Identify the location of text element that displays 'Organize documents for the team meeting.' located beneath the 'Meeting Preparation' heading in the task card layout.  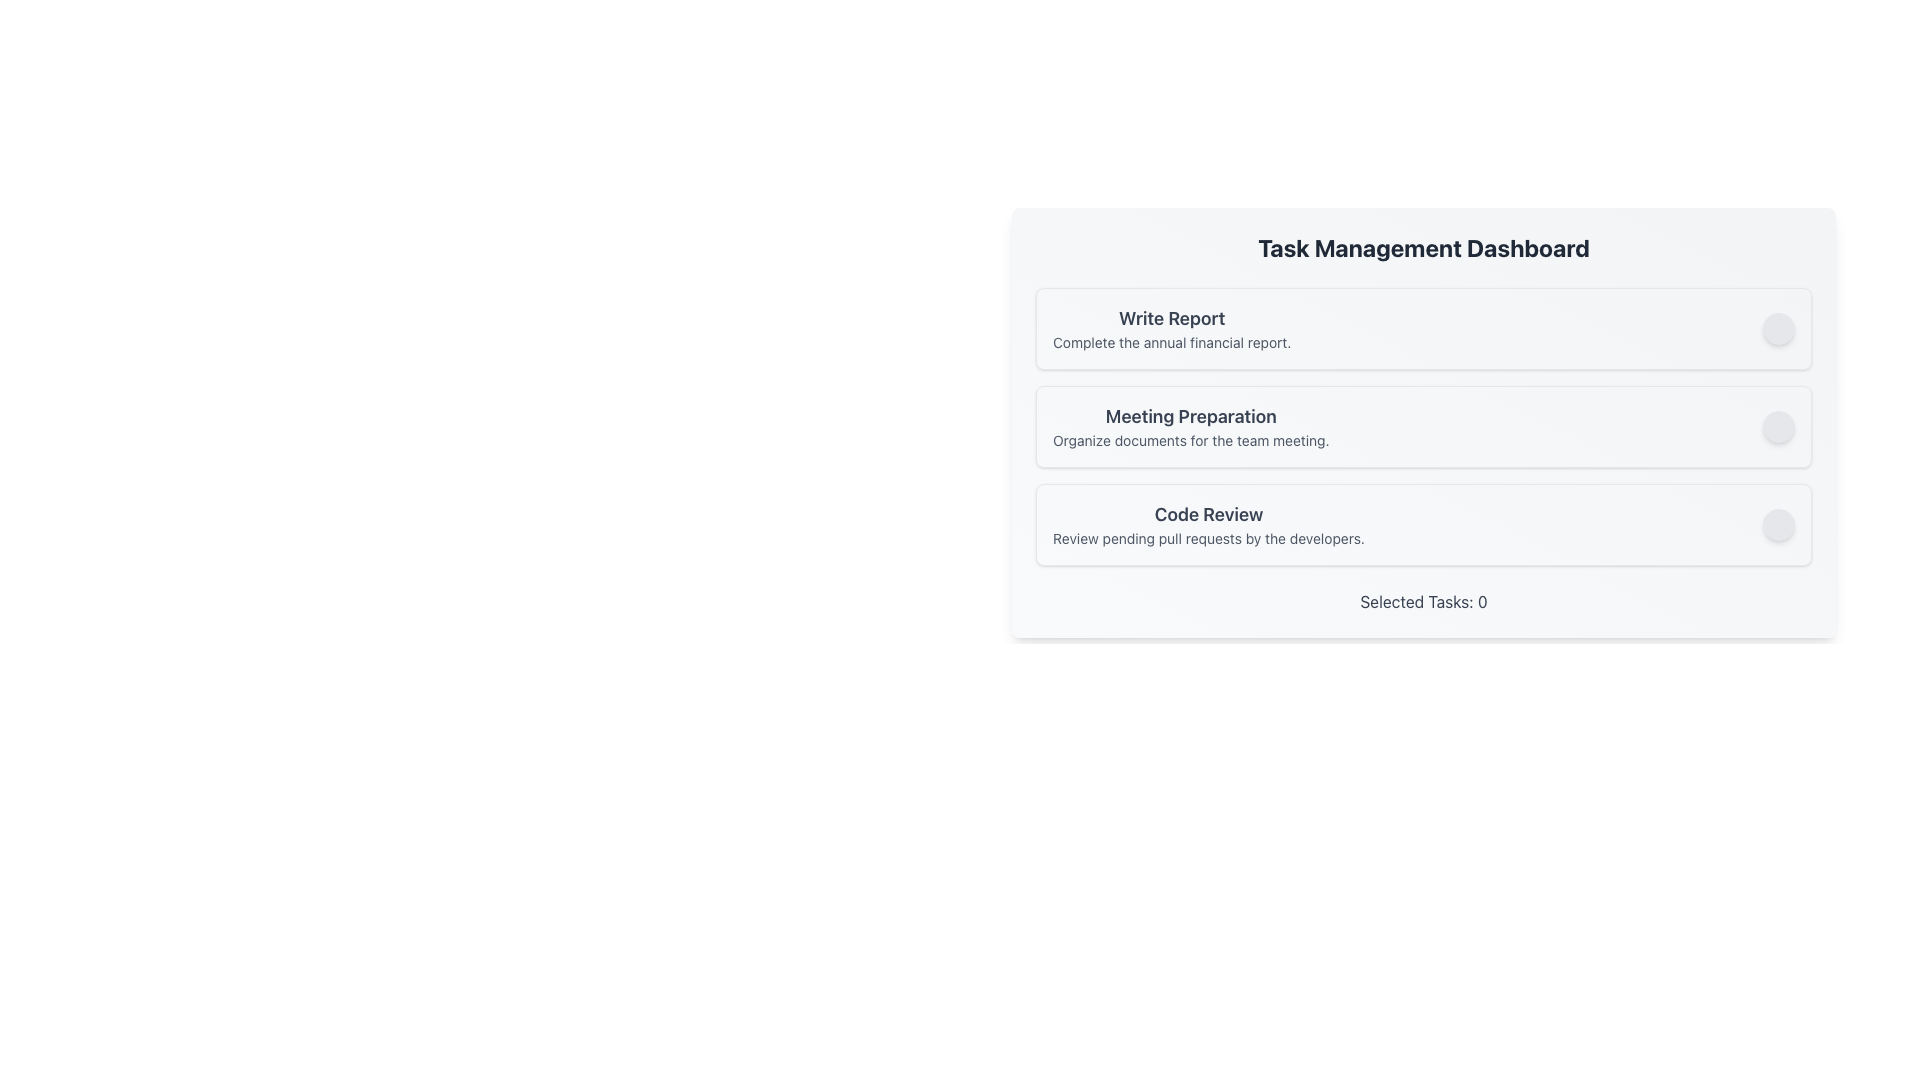
(1191, 439).